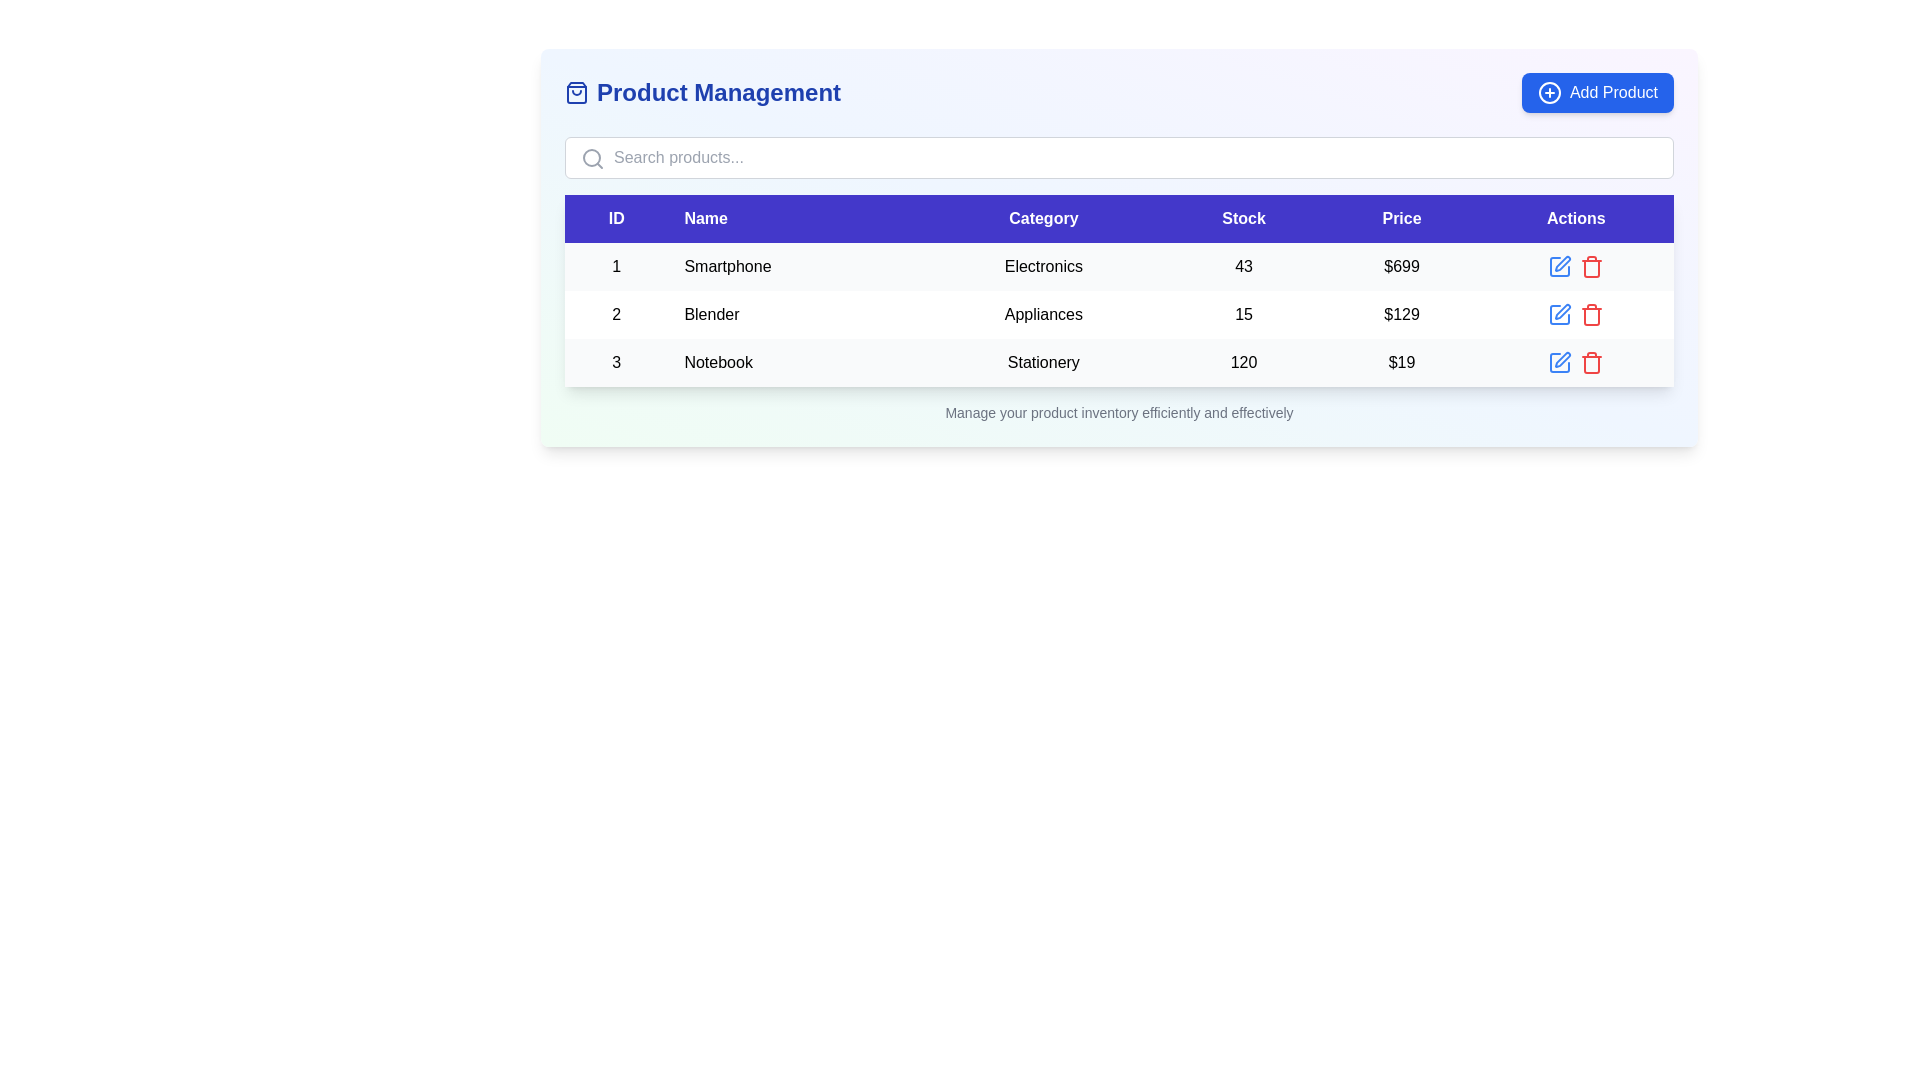  I want to click on the non-interactive informational text field indicating the category of the product 'Smartphone' in the third column under the 'Category' heading, so click(1042, 265).